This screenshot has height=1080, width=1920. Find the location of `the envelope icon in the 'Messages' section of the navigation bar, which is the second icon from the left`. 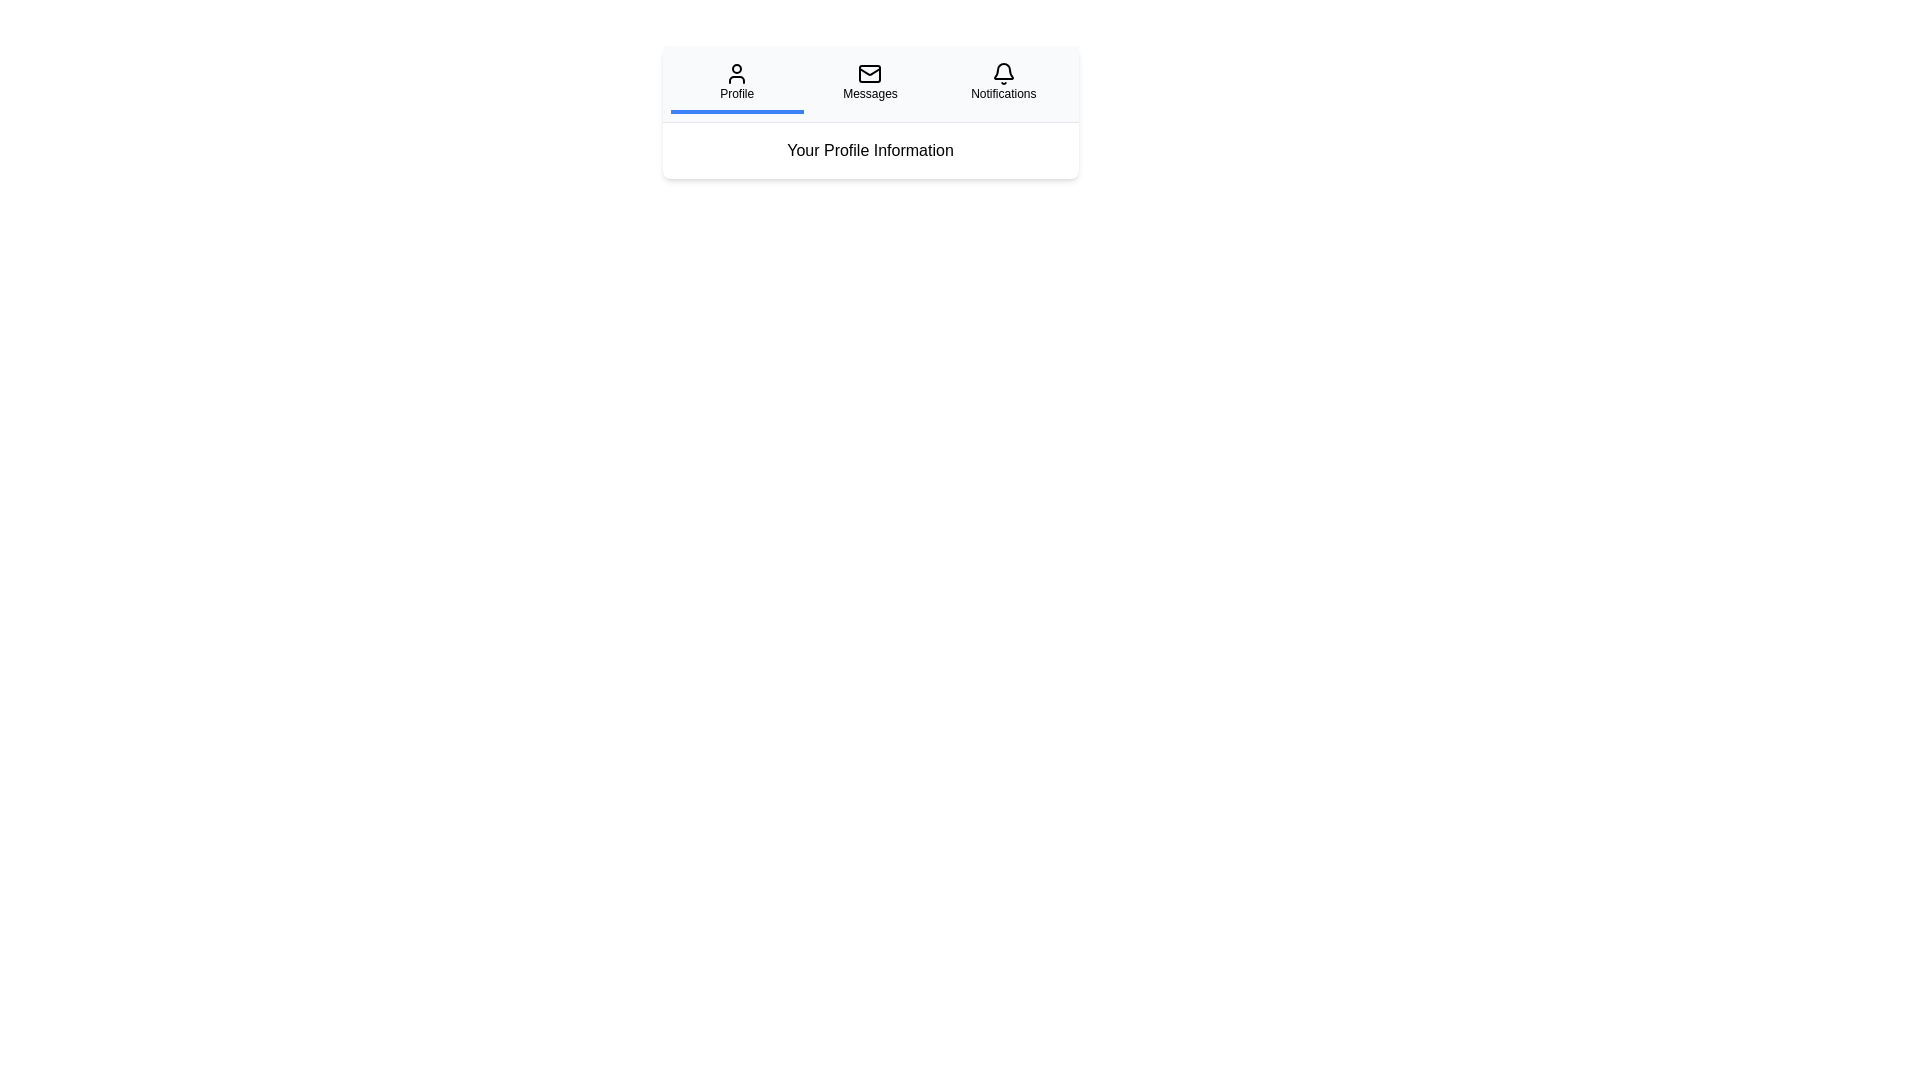

the envelope icon in the 'Messages' section of the navigation bar, which is the second icon from the left is located at coordinates (870, 72).